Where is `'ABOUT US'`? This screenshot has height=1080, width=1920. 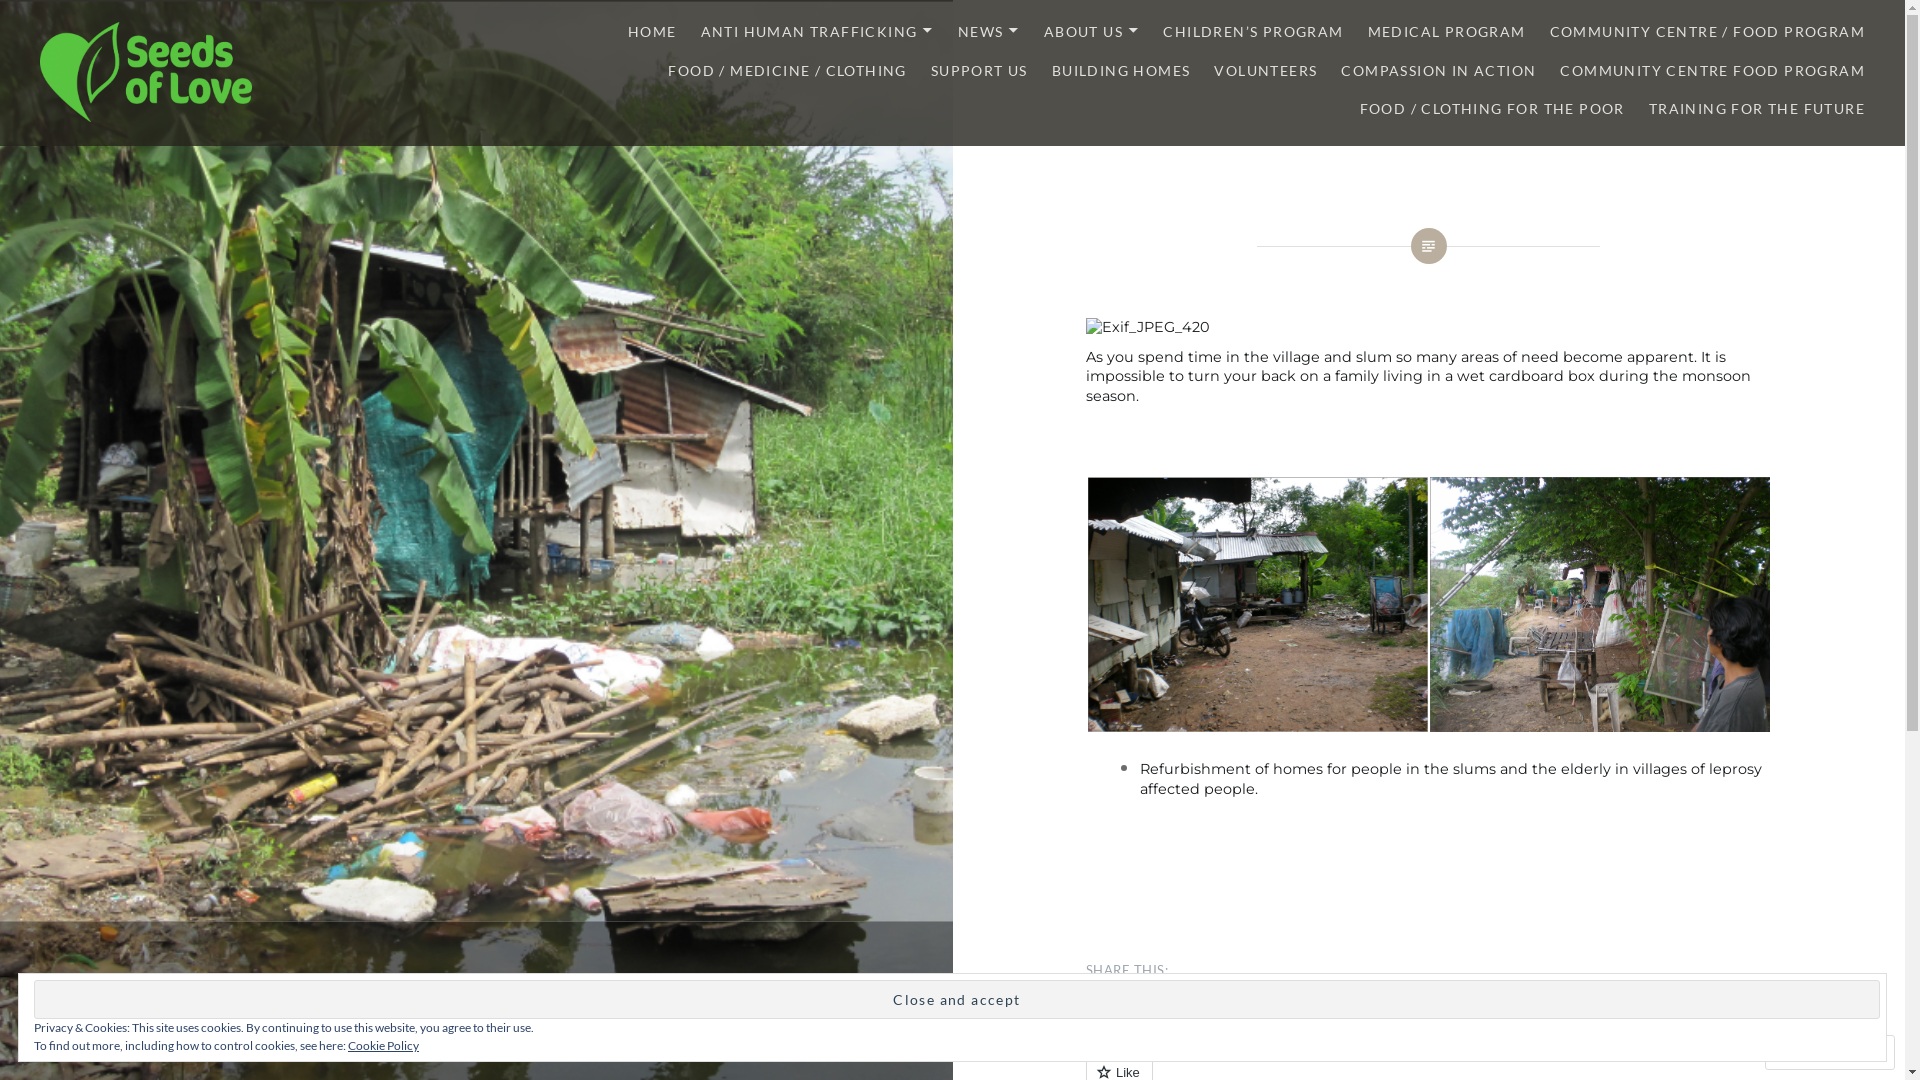
'ABOUT US' is located at coordinates (1090, 32).